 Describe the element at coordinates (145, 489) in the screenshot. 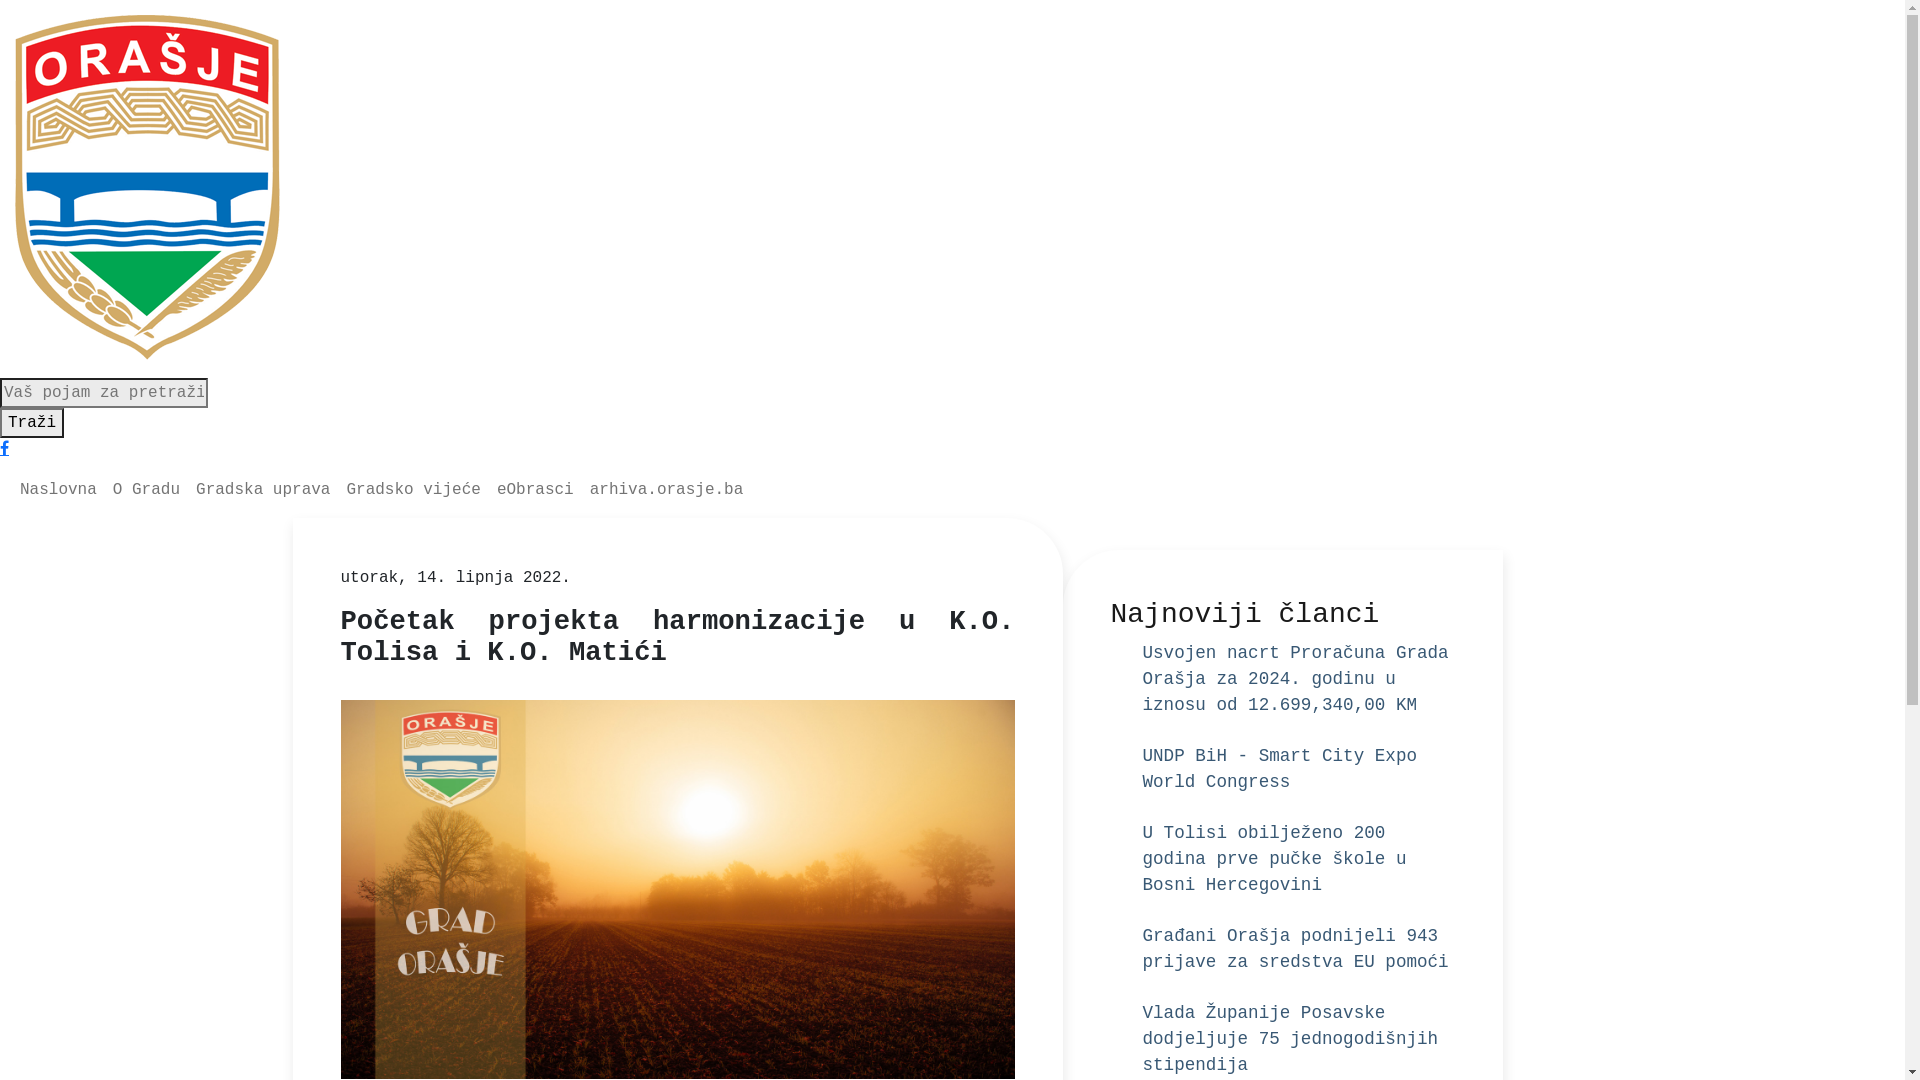

I see `'O Gradu'` at that location.